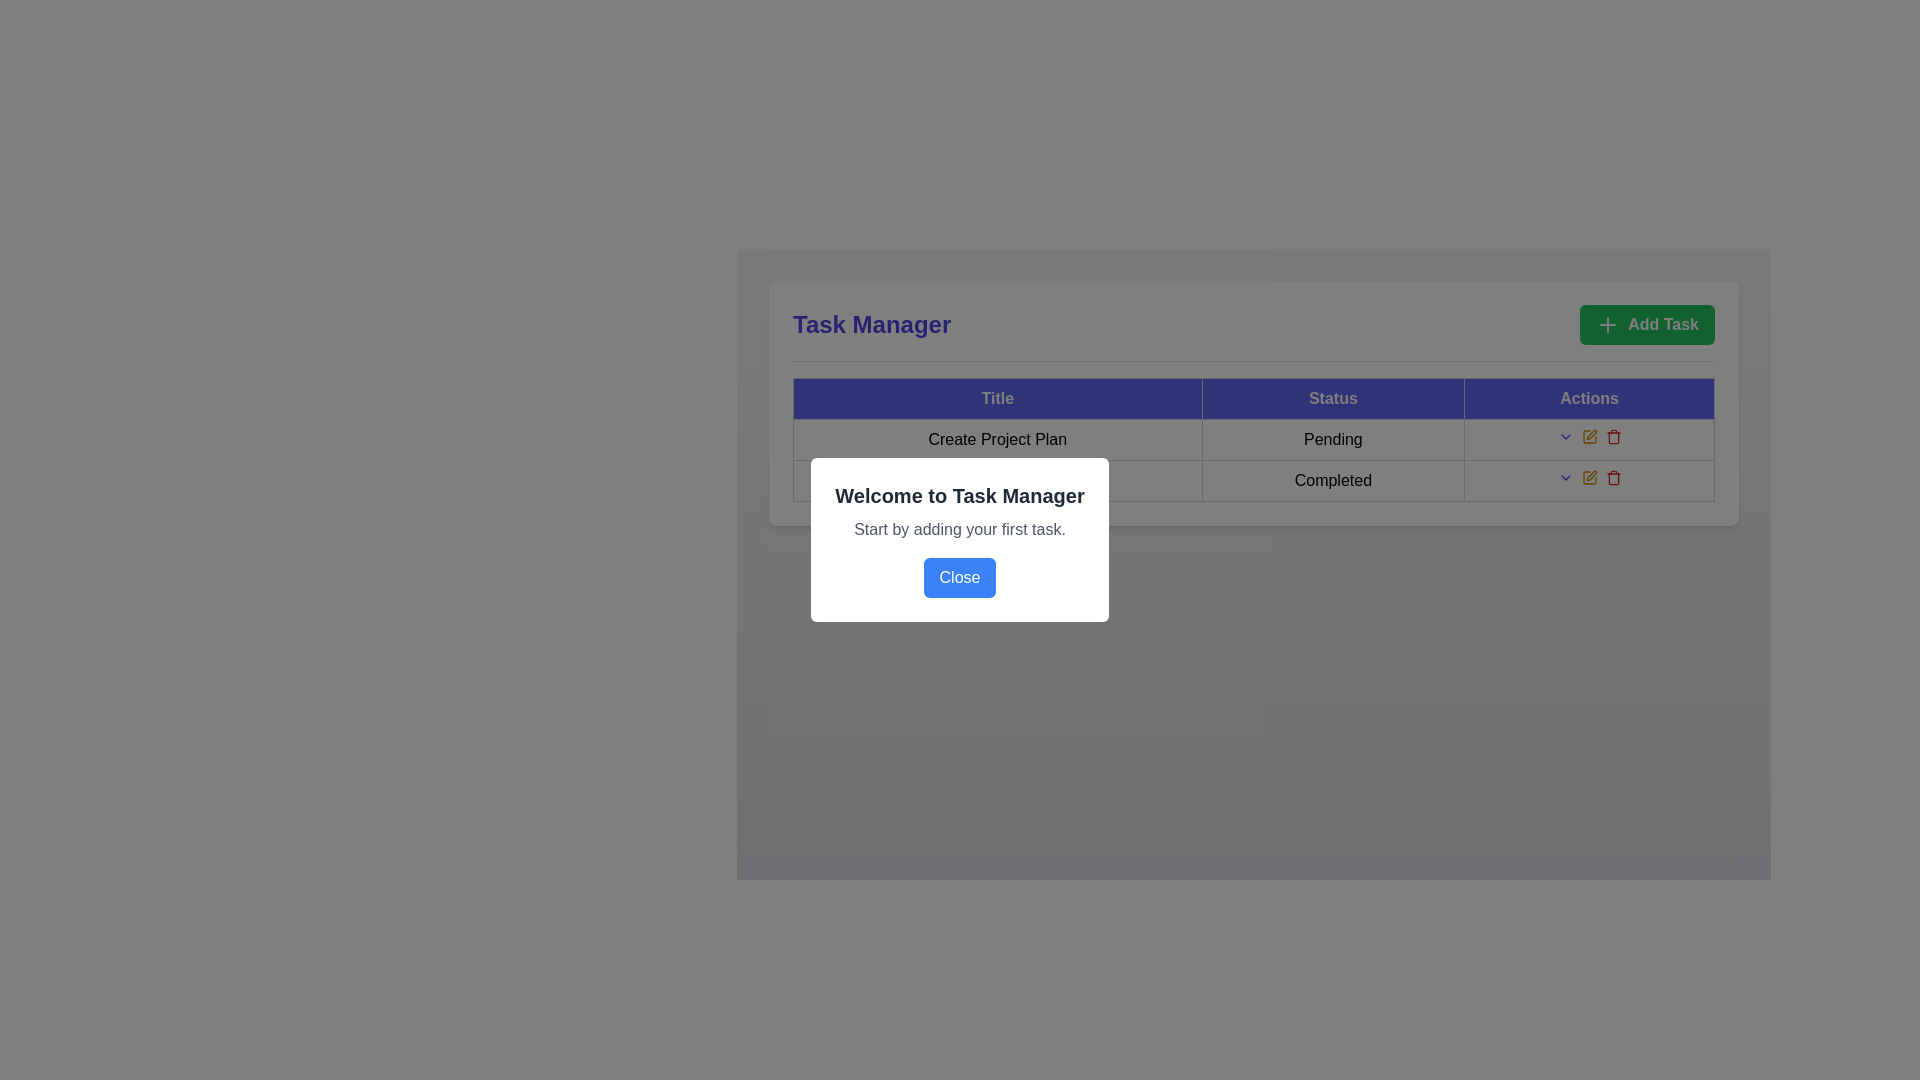  Describe the element at coordinates (1333, 481) in the screenshot. I see `text 'Completed' from the table cell in the 'Status' column for the task labeled 'Team Meeting'` at that location.